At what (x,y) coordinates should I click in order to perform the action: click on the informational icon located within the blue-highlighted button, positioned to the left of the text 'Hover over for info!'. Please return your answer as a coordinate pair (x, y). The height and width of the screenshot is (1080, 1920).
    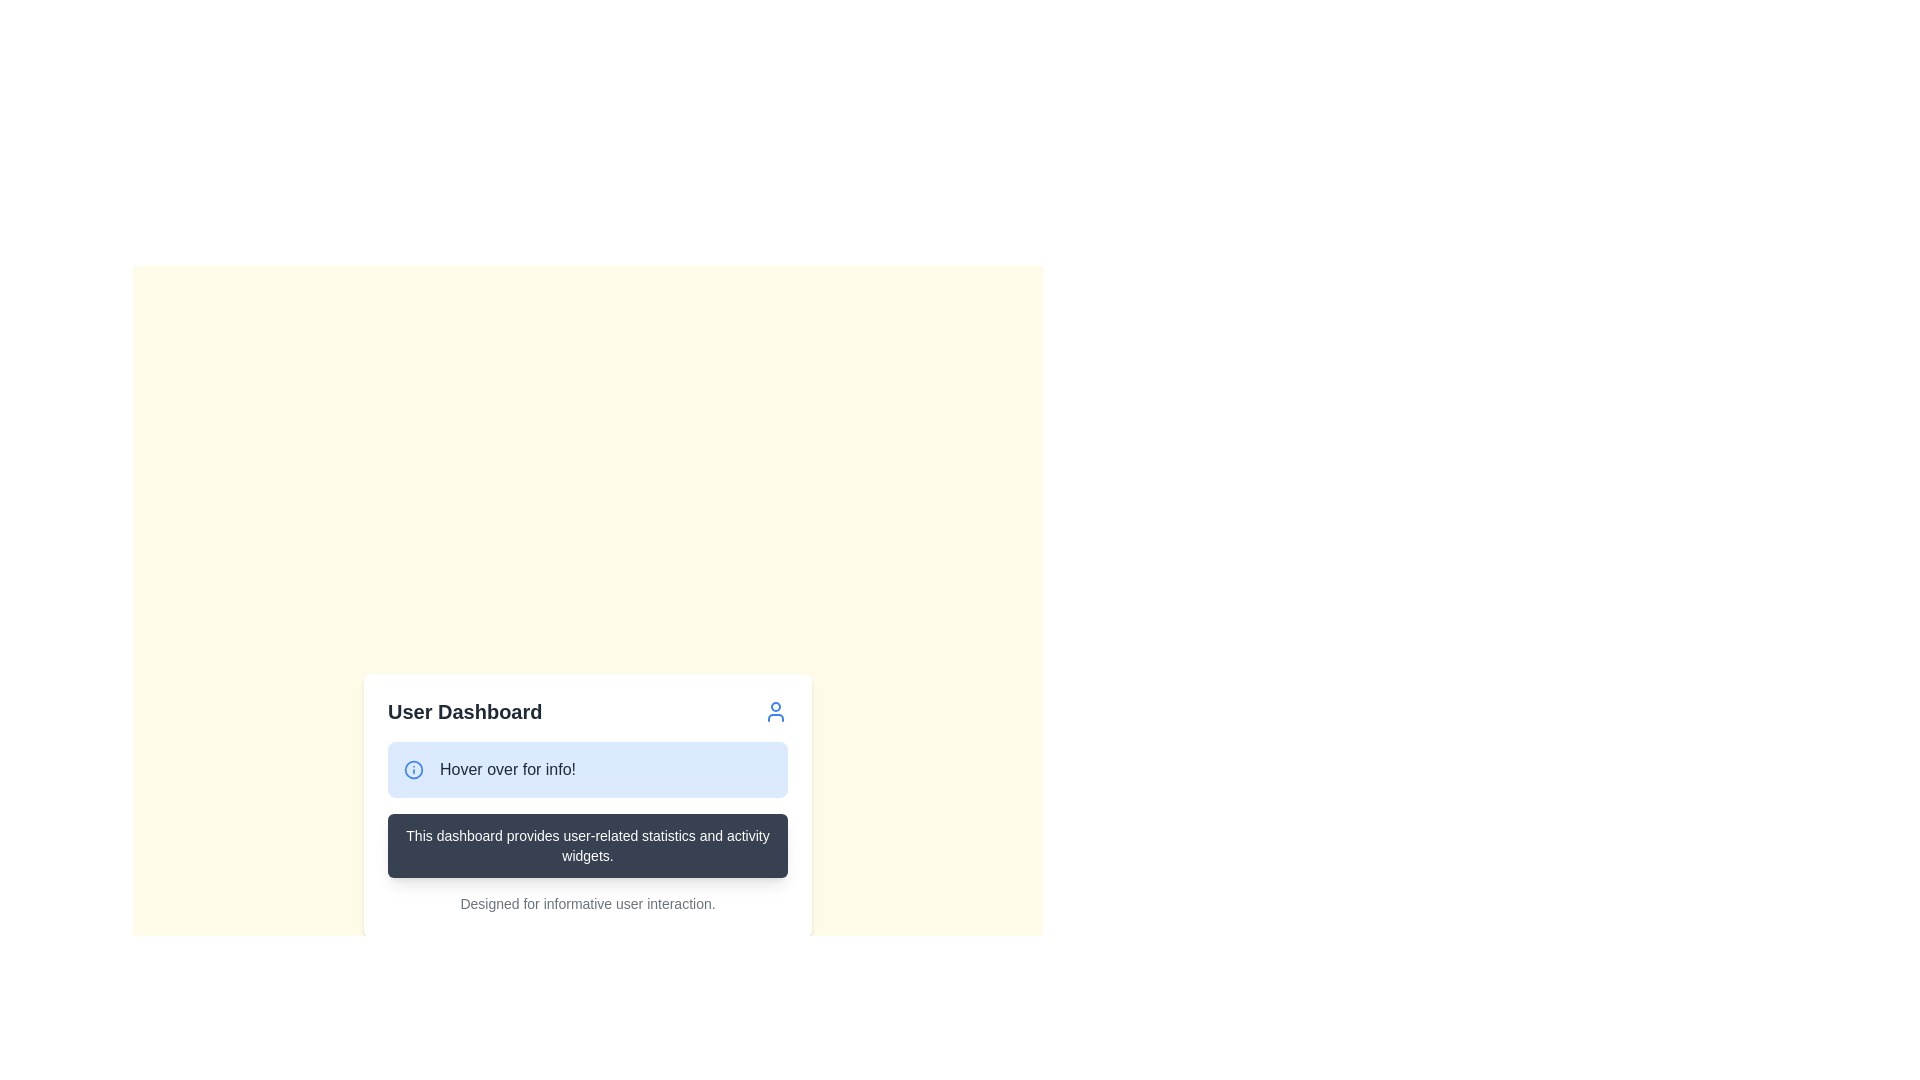
    Looking at the image, I should click on (412, 769).